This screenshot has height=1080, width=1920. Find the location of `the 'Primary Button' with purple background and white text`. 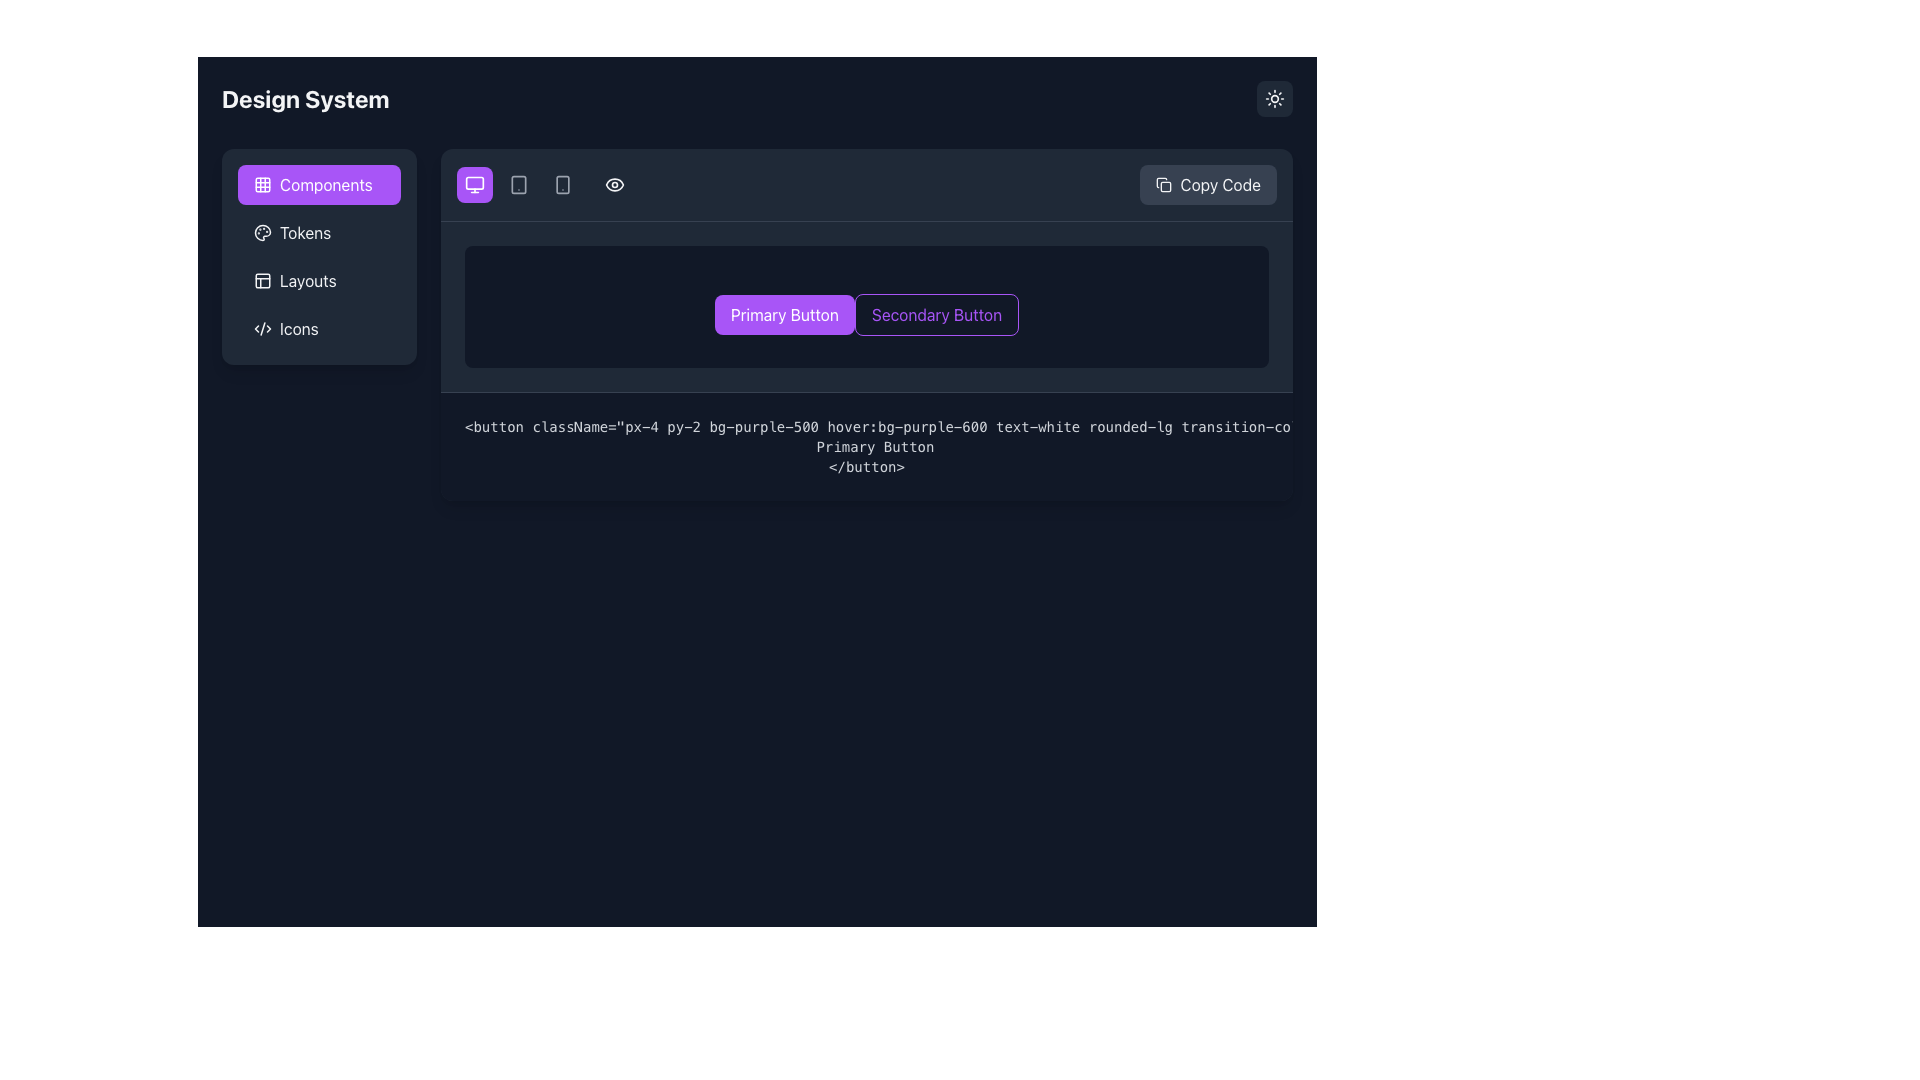

the 'Primary Button' with purple background and white text is located at coordinates (783, 315).